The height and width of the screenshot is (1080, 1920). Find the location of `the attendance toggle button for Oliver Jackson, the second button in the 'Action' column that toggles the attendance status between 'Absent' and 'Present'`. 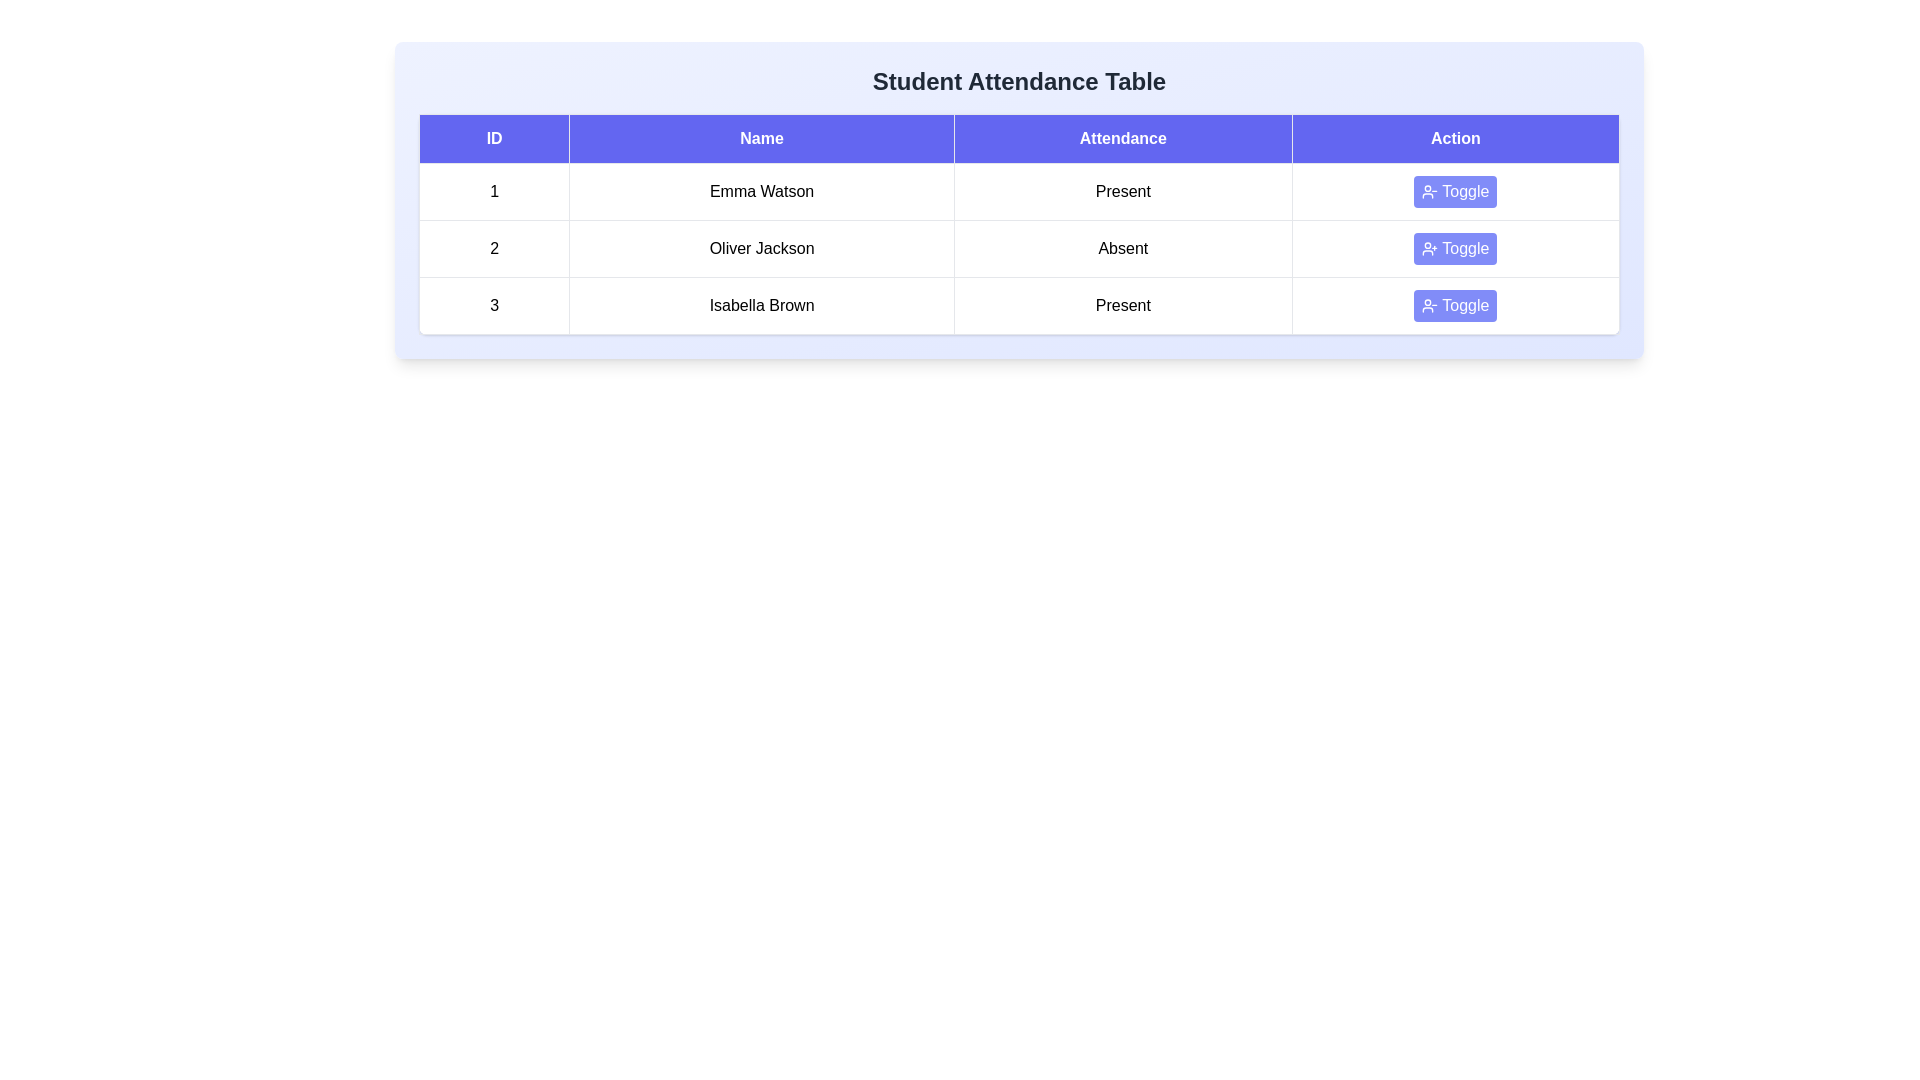

the attendance toggle button for Oliver Jackson, the second button in the 'Action' column that toggles the attendance status between 'Absent' and 'Present' is located at coordinates (1455, 248).